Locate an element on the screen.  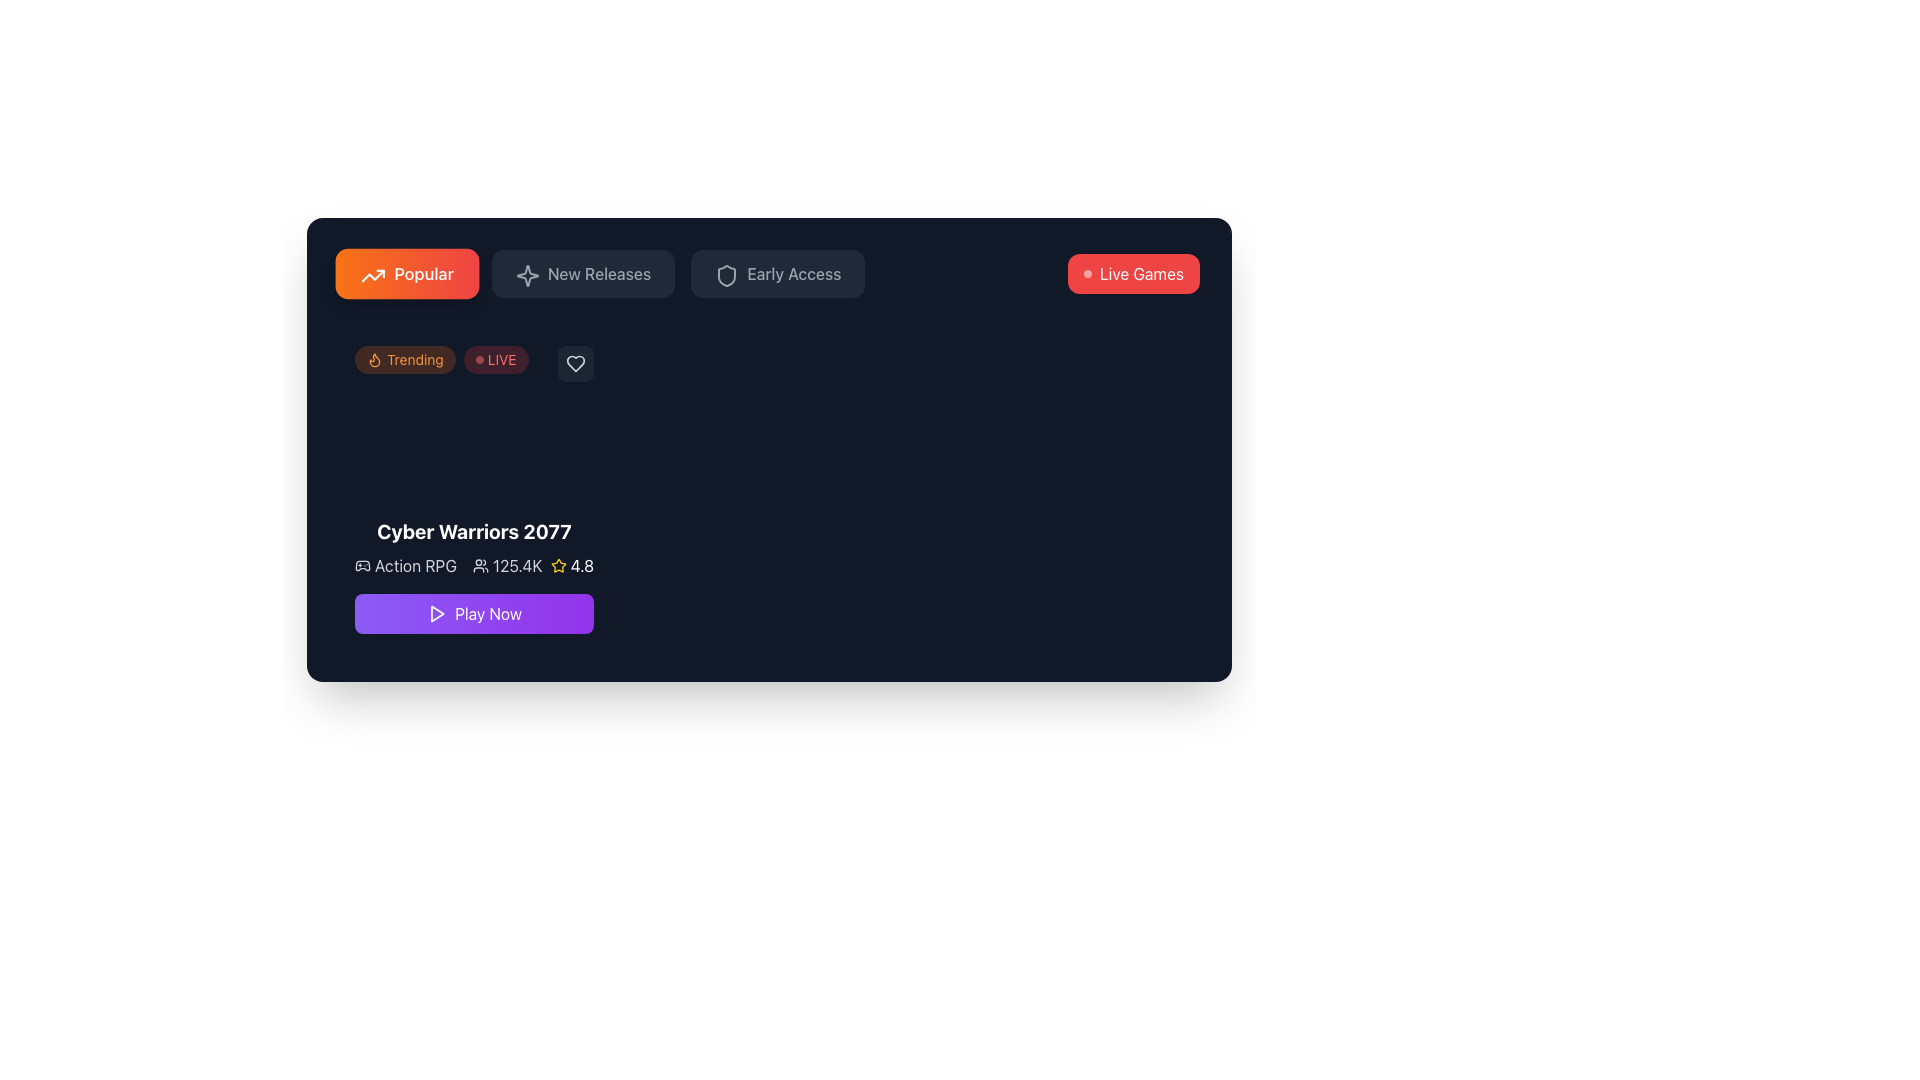
the 'New Releases' text label located in the navigation bar, which is the second option in a horizontal list of elements including 'Popular' and 'Early Access' is located at coordinates (598, 273).